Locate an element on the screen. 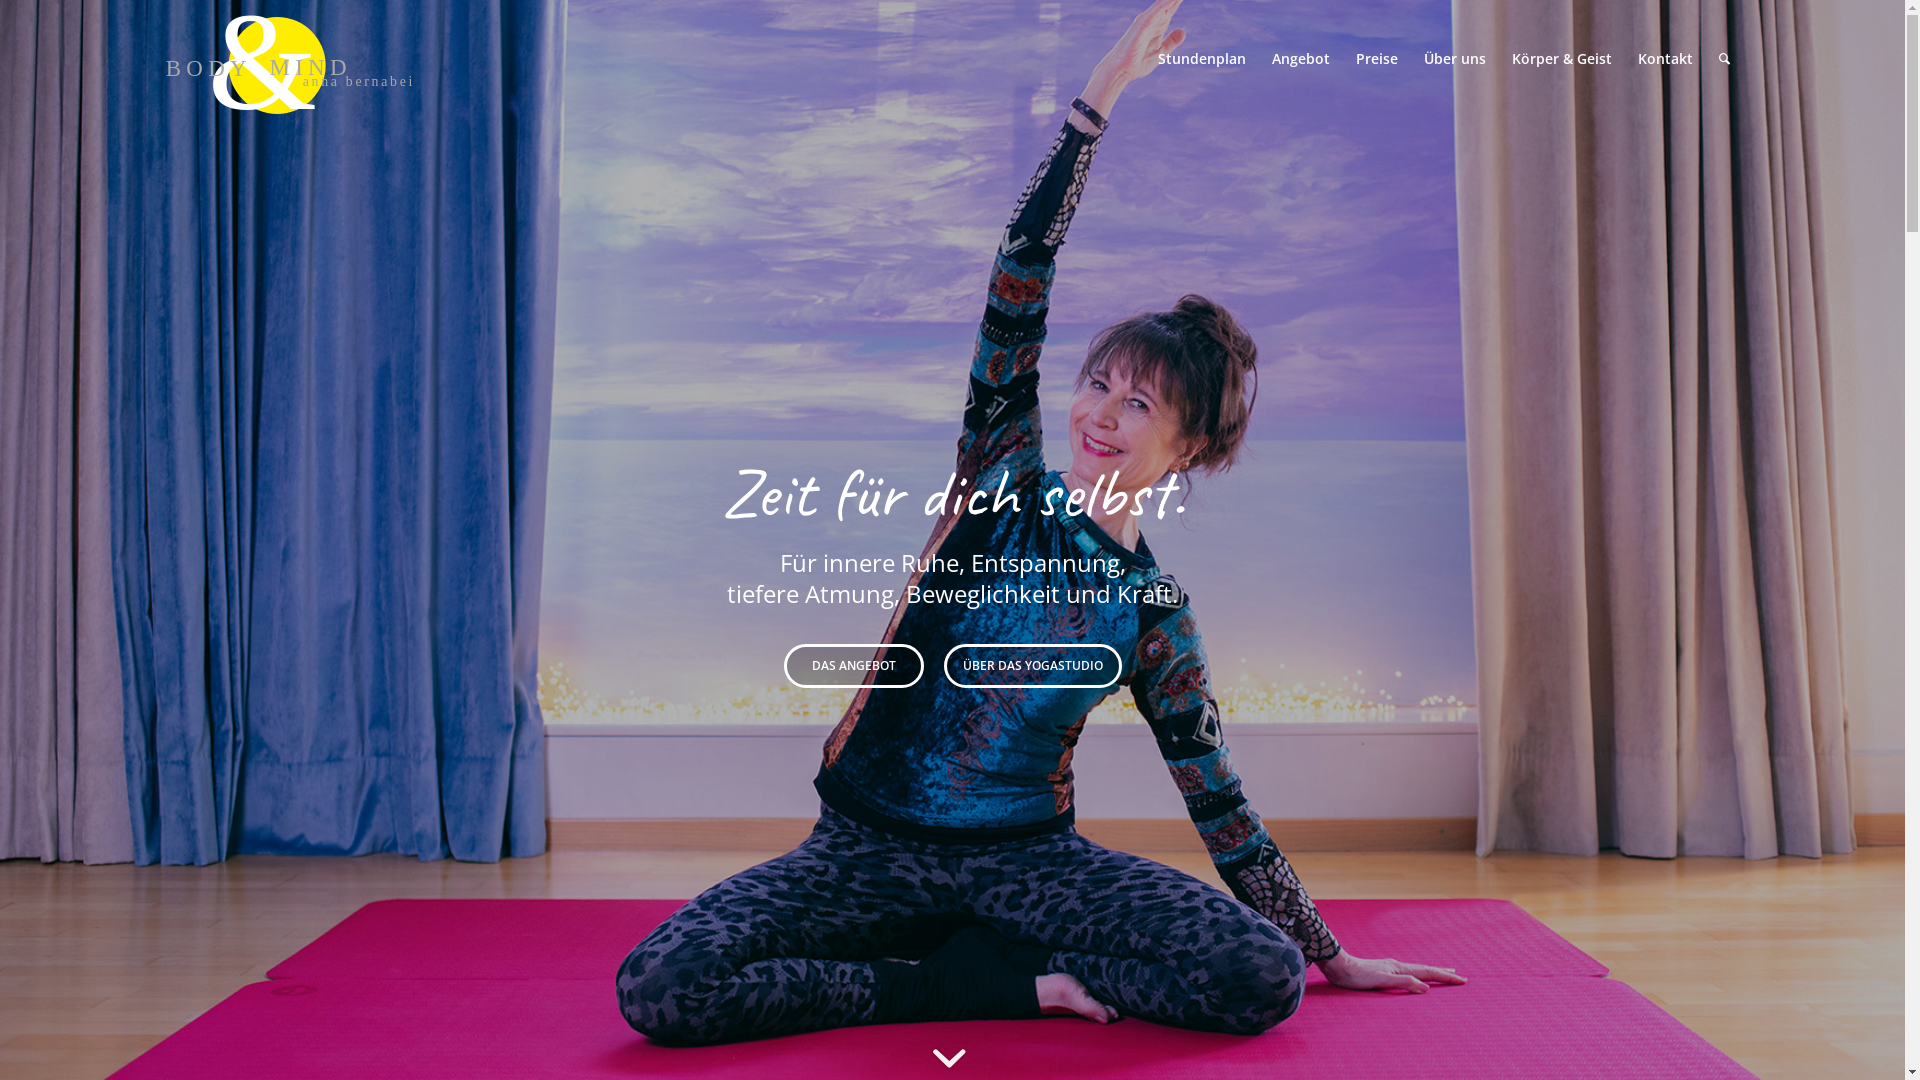  'Preise' is located at coordinates (1375, 57).